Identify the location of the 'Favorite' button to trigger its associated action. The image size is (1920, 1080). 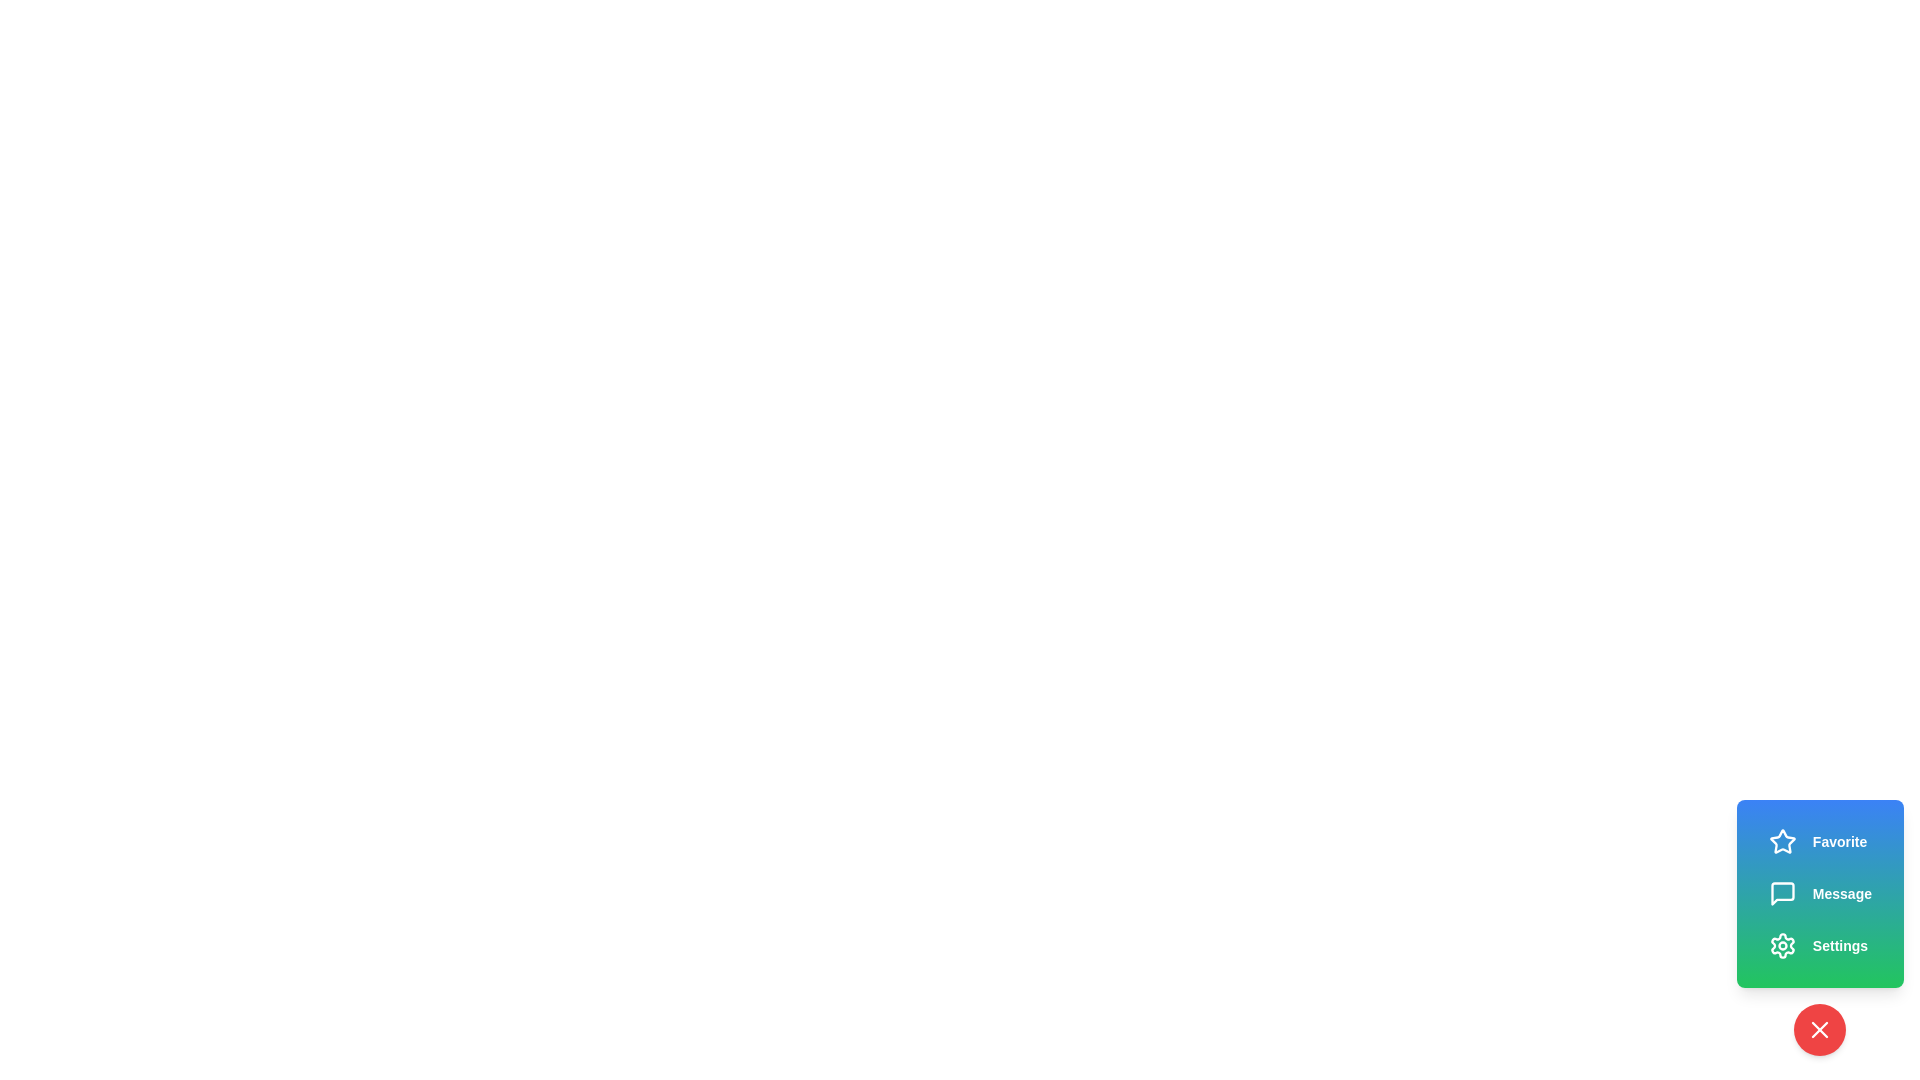
(1818, 841).